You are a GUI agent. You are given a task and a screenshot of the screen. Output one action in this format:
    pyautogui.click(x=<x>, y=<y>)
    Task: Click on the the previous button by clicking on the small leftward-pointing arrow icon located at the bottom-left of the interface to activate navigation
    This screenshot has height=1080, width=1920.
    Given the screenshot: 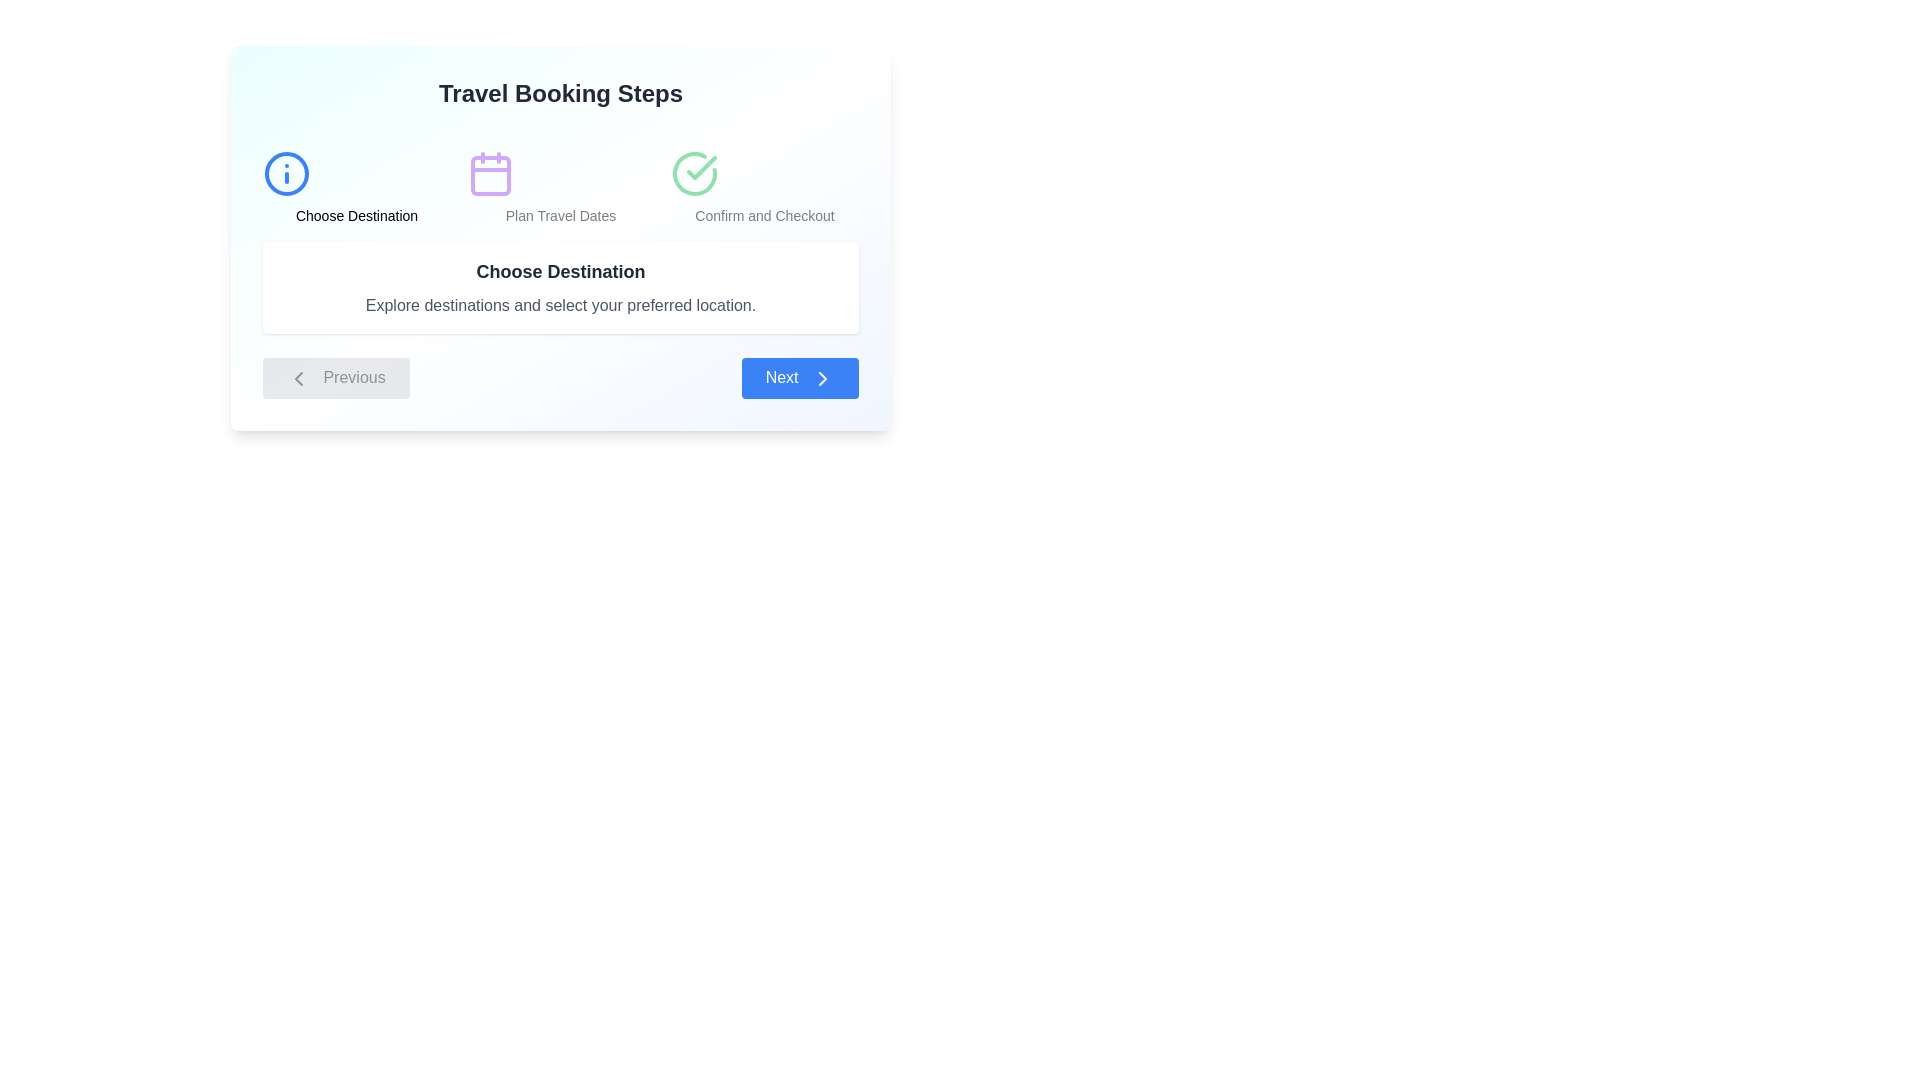 What is the action you would take?
    pyautogui.click(x=297, y=378)
    